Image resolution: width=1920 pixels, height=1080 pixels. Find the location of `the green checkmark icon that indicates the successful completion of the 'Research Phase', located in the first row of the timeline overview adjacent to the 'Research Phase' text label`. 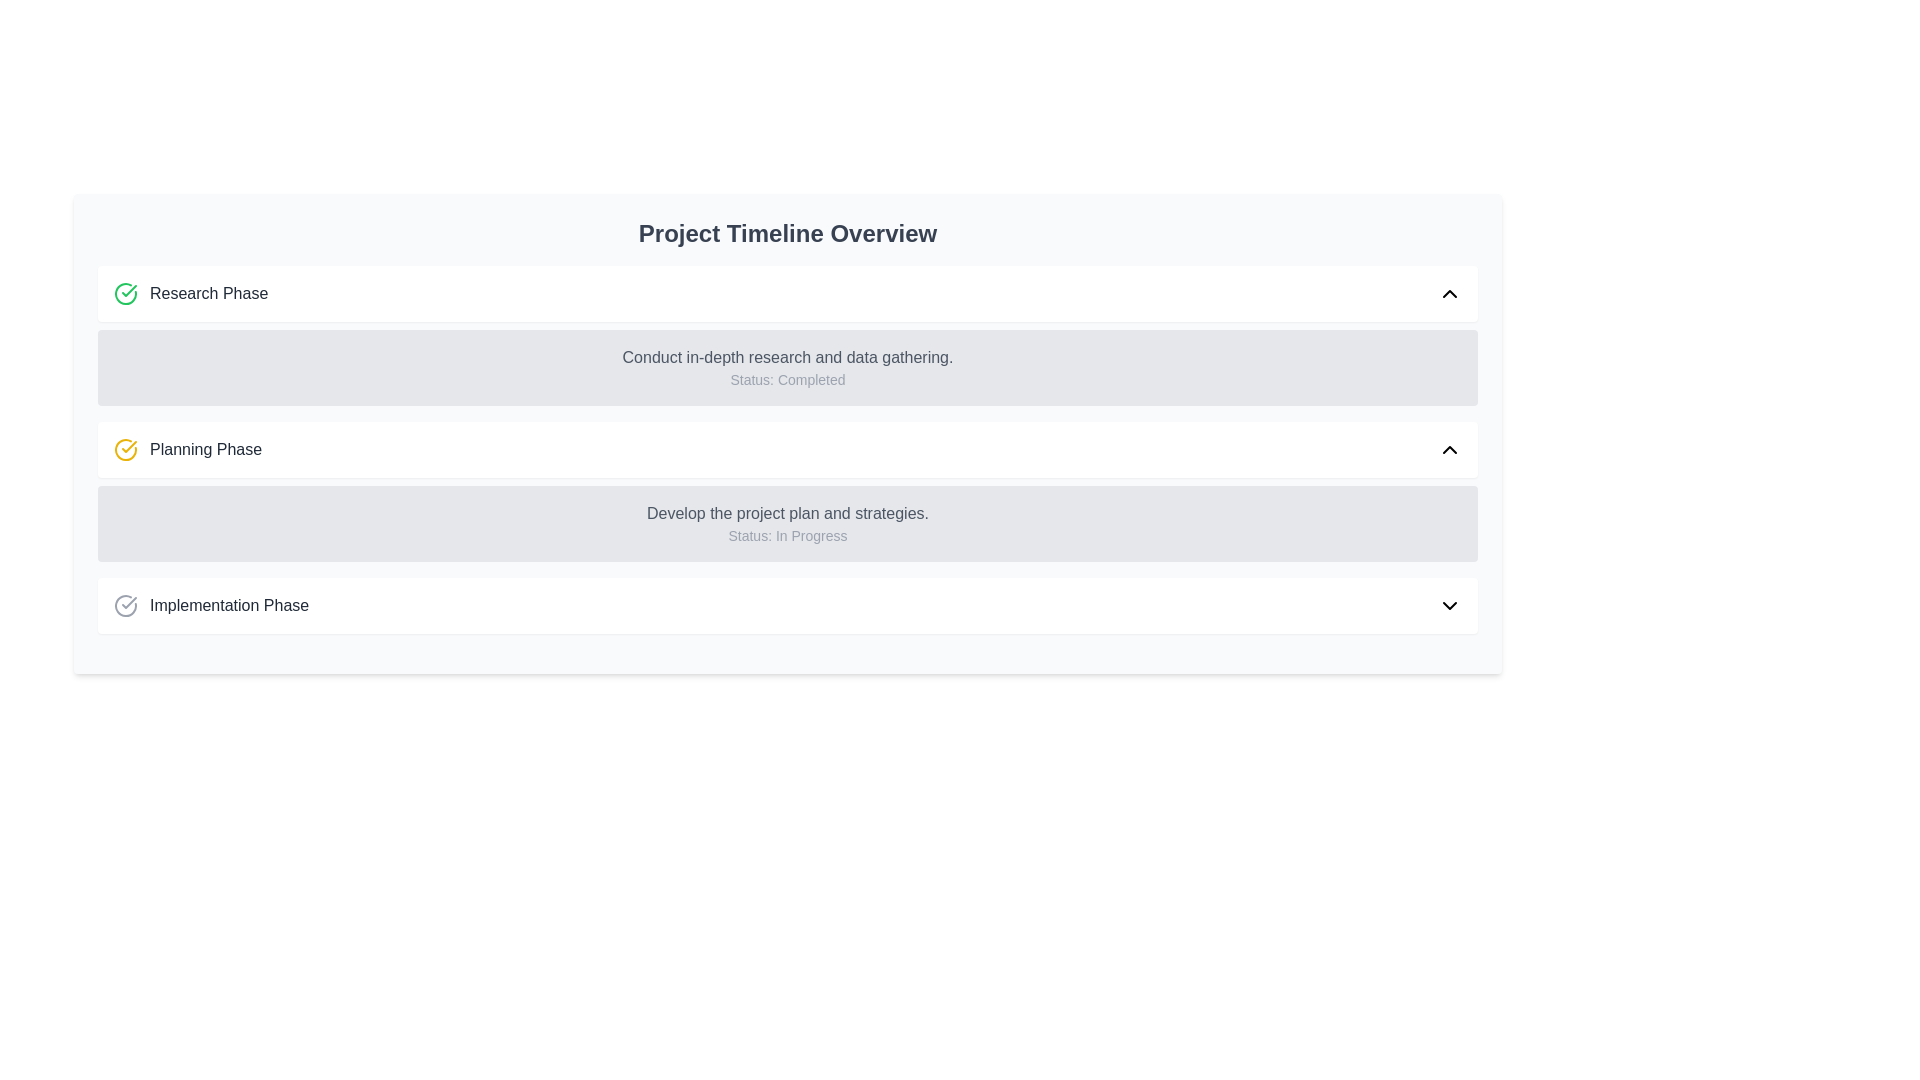

the green checkmark icon that indicates the successful completion of the 'Research Phase', located in the first row of the timeline overview adjacent to the 'Research Phase' text label is located at coordinates (124, 293).